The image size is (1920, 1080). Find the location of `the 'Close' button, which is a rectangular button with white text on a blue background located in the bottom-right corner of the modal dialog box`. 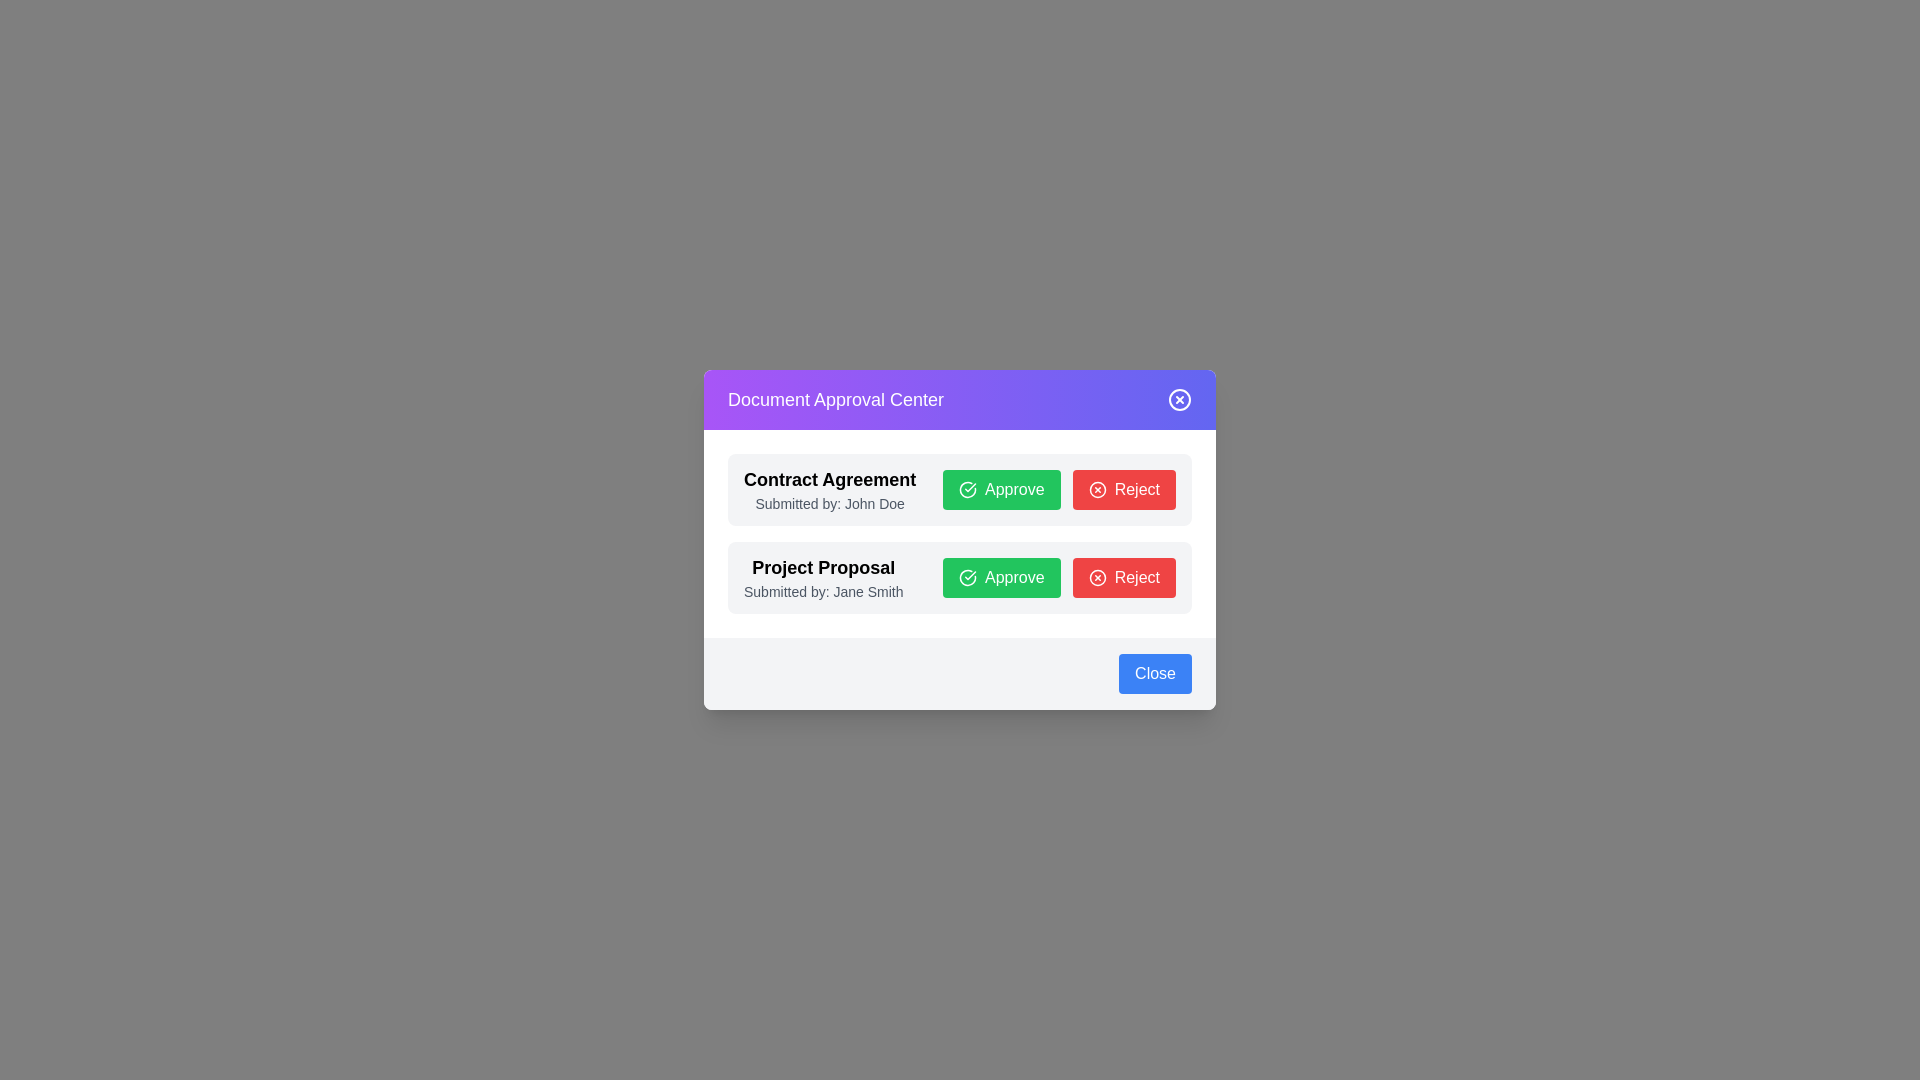

the 'Close' button, which is a rectangular button with white text on a blue background located in the bottom-right corner of the modal dialog box is located at coordinates (1155, 674).